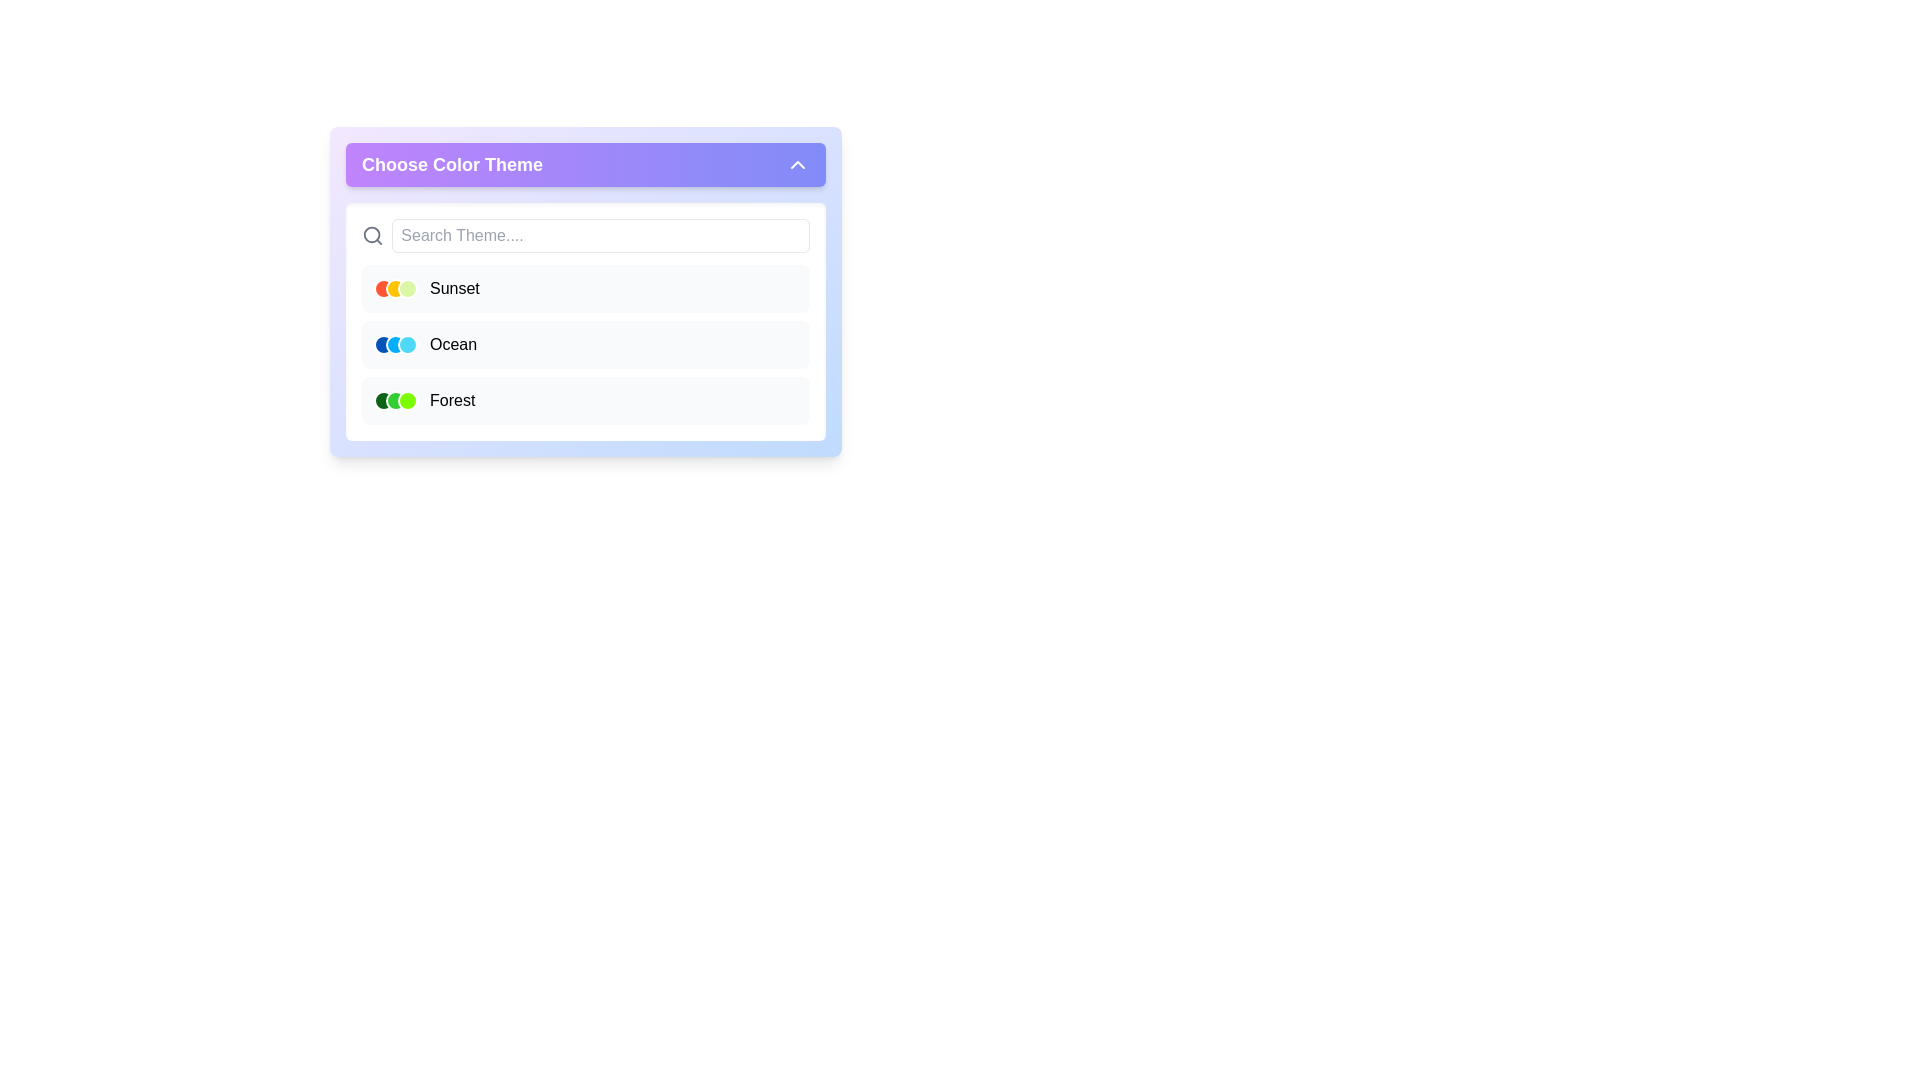 This screenshot has height=1080, width=1920. What do you see at coordinates (372, 234) in the screenshot?
I see `the search icon component located near the upper-left area of the search bar, which visually represents a magnifying glass` at bounding box center [372, 234].